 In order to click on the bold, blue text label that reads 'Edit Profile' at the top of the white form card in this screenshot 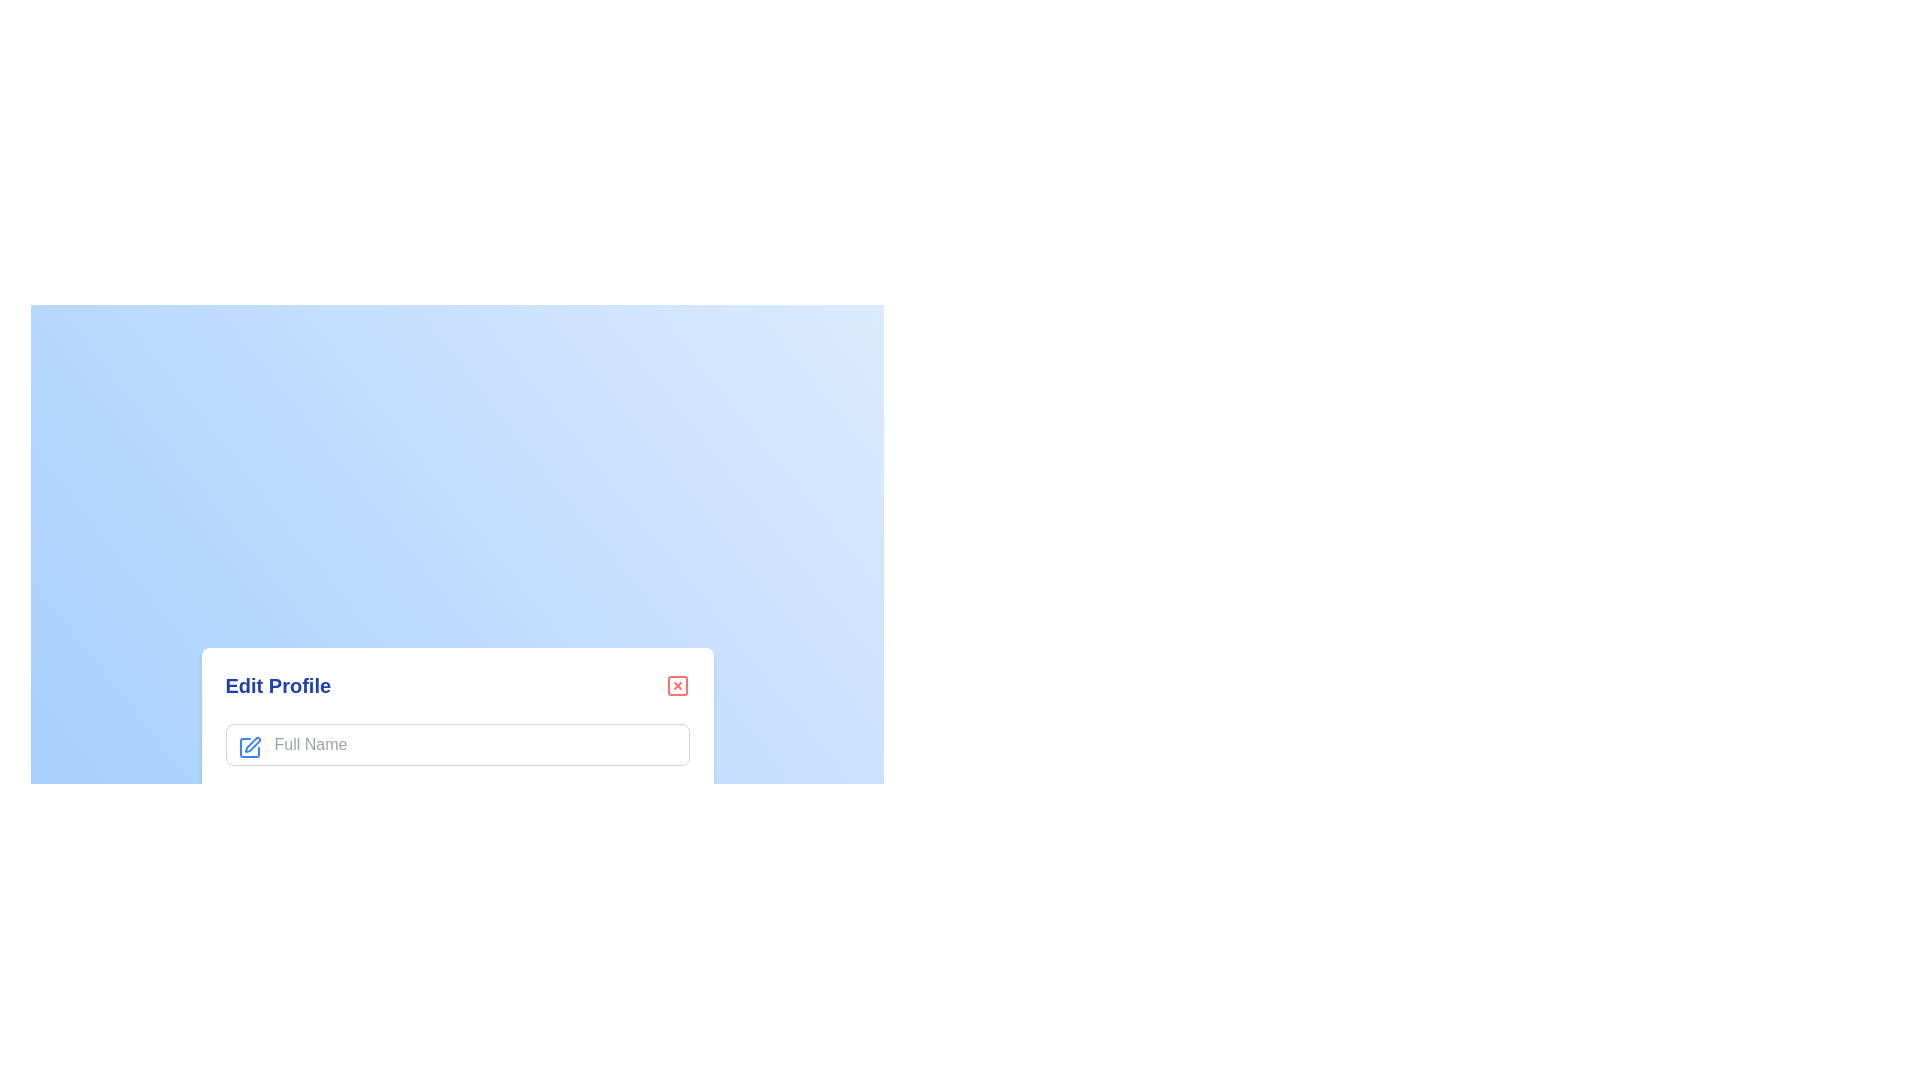, I will do `click(277, 685)`.